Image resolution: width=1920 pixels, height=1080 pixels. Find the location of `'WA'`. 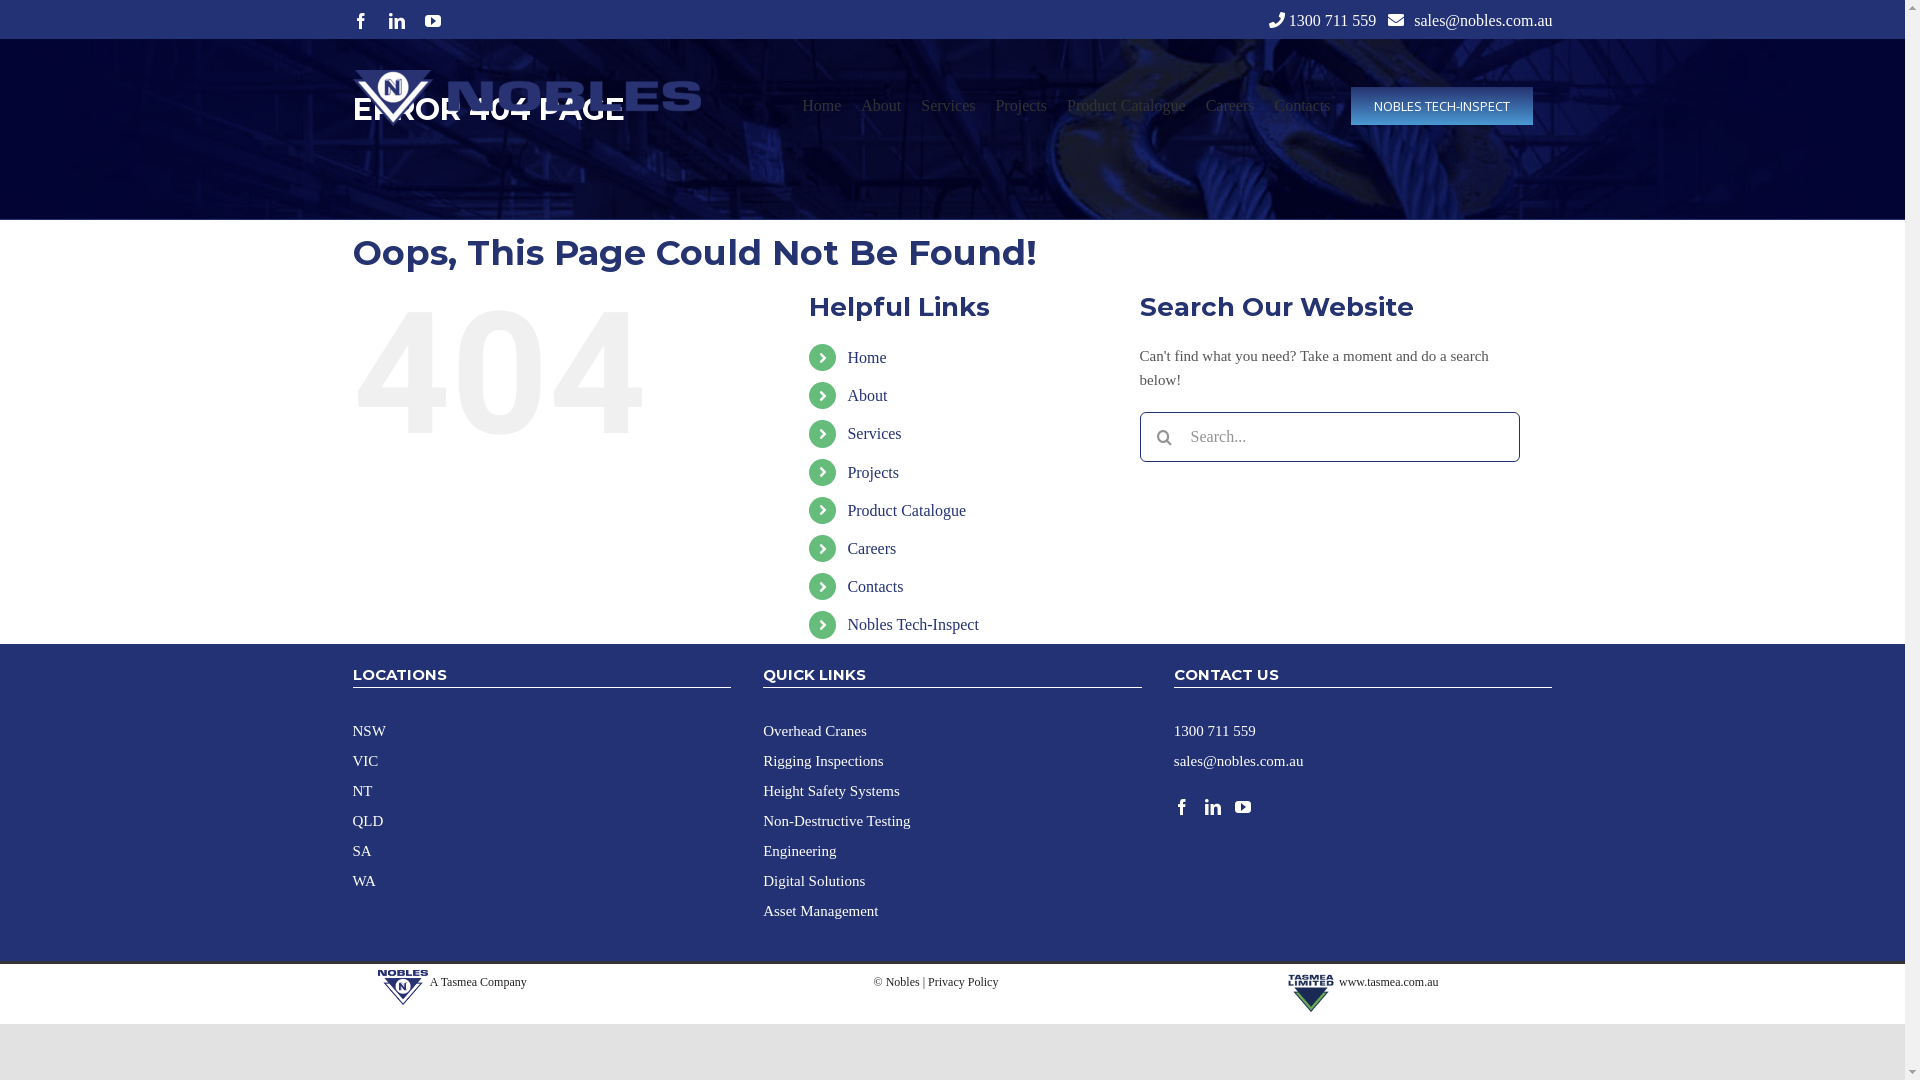

'WA' is located at coordinates (363, 878).